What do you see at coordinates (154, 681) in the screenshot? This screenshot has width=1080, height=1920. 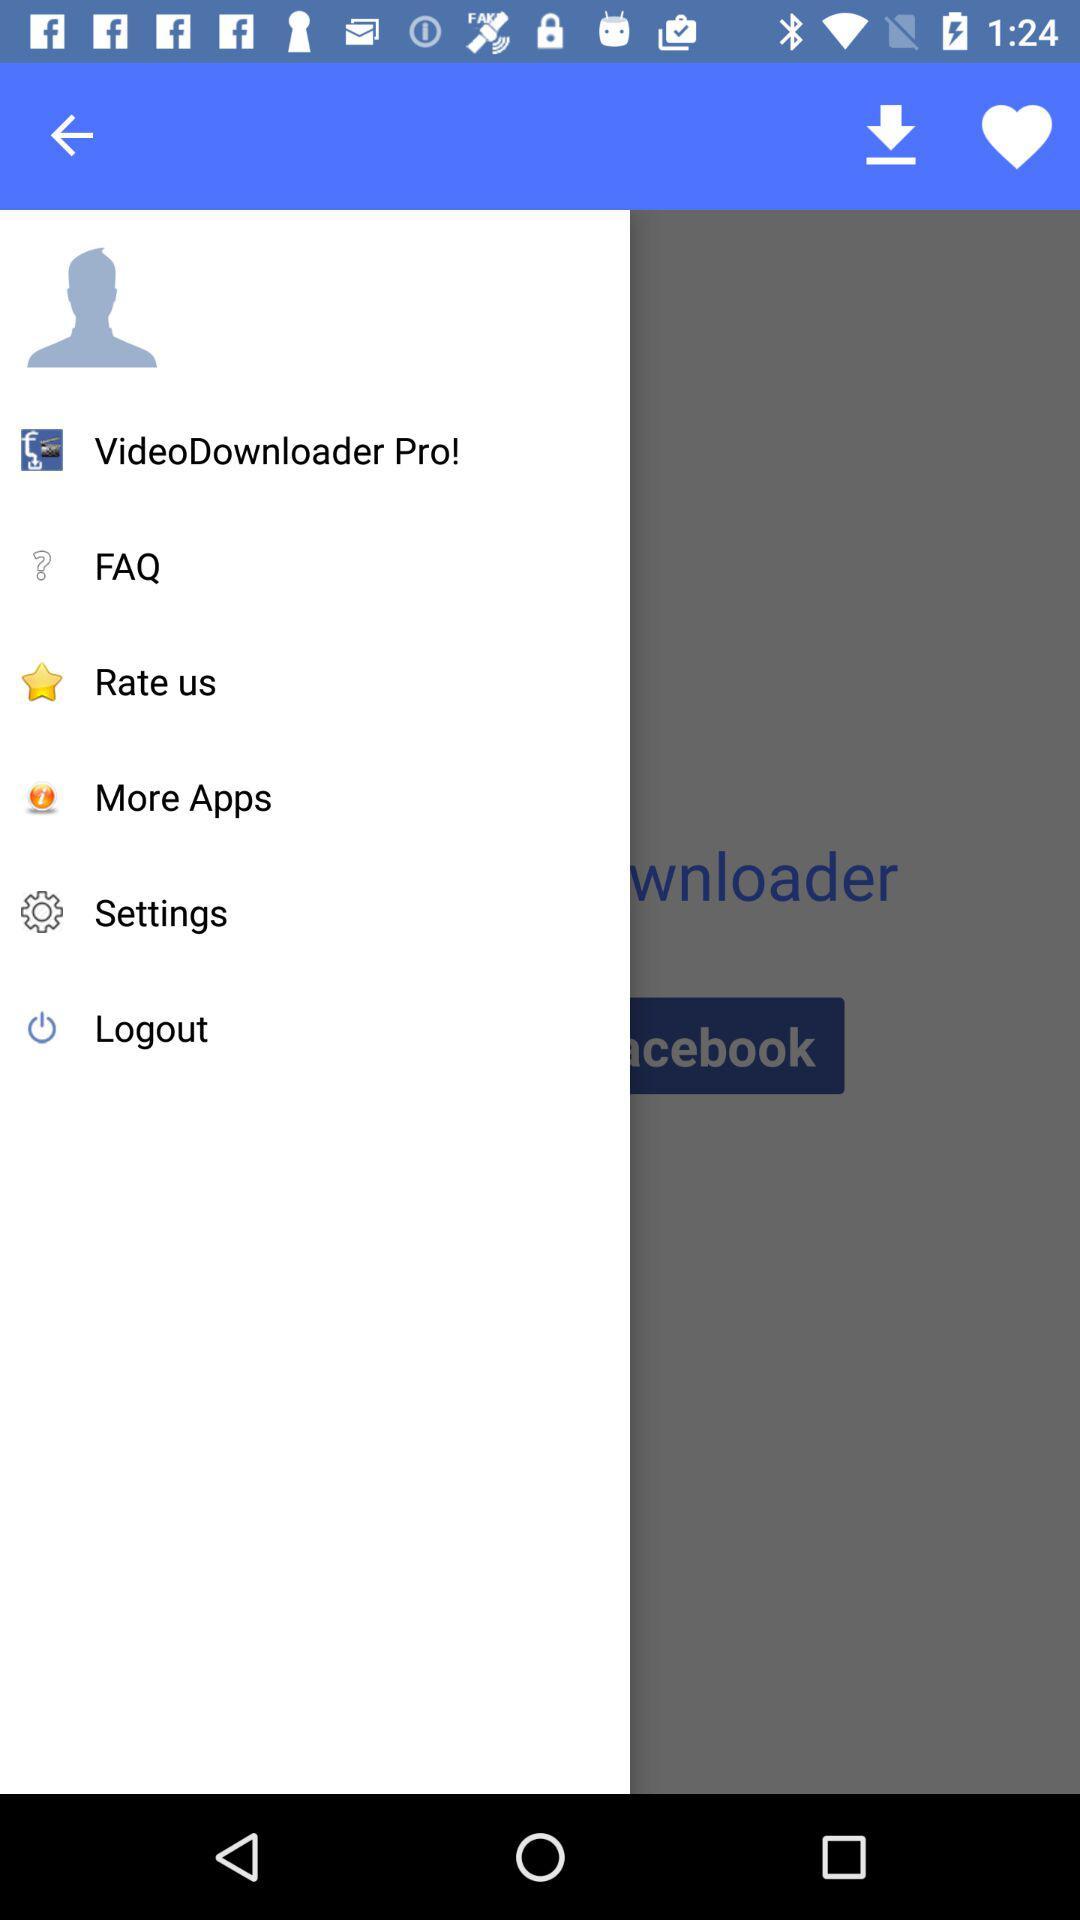 I see `the icon above the more apps` at bounding box center [154, 681].